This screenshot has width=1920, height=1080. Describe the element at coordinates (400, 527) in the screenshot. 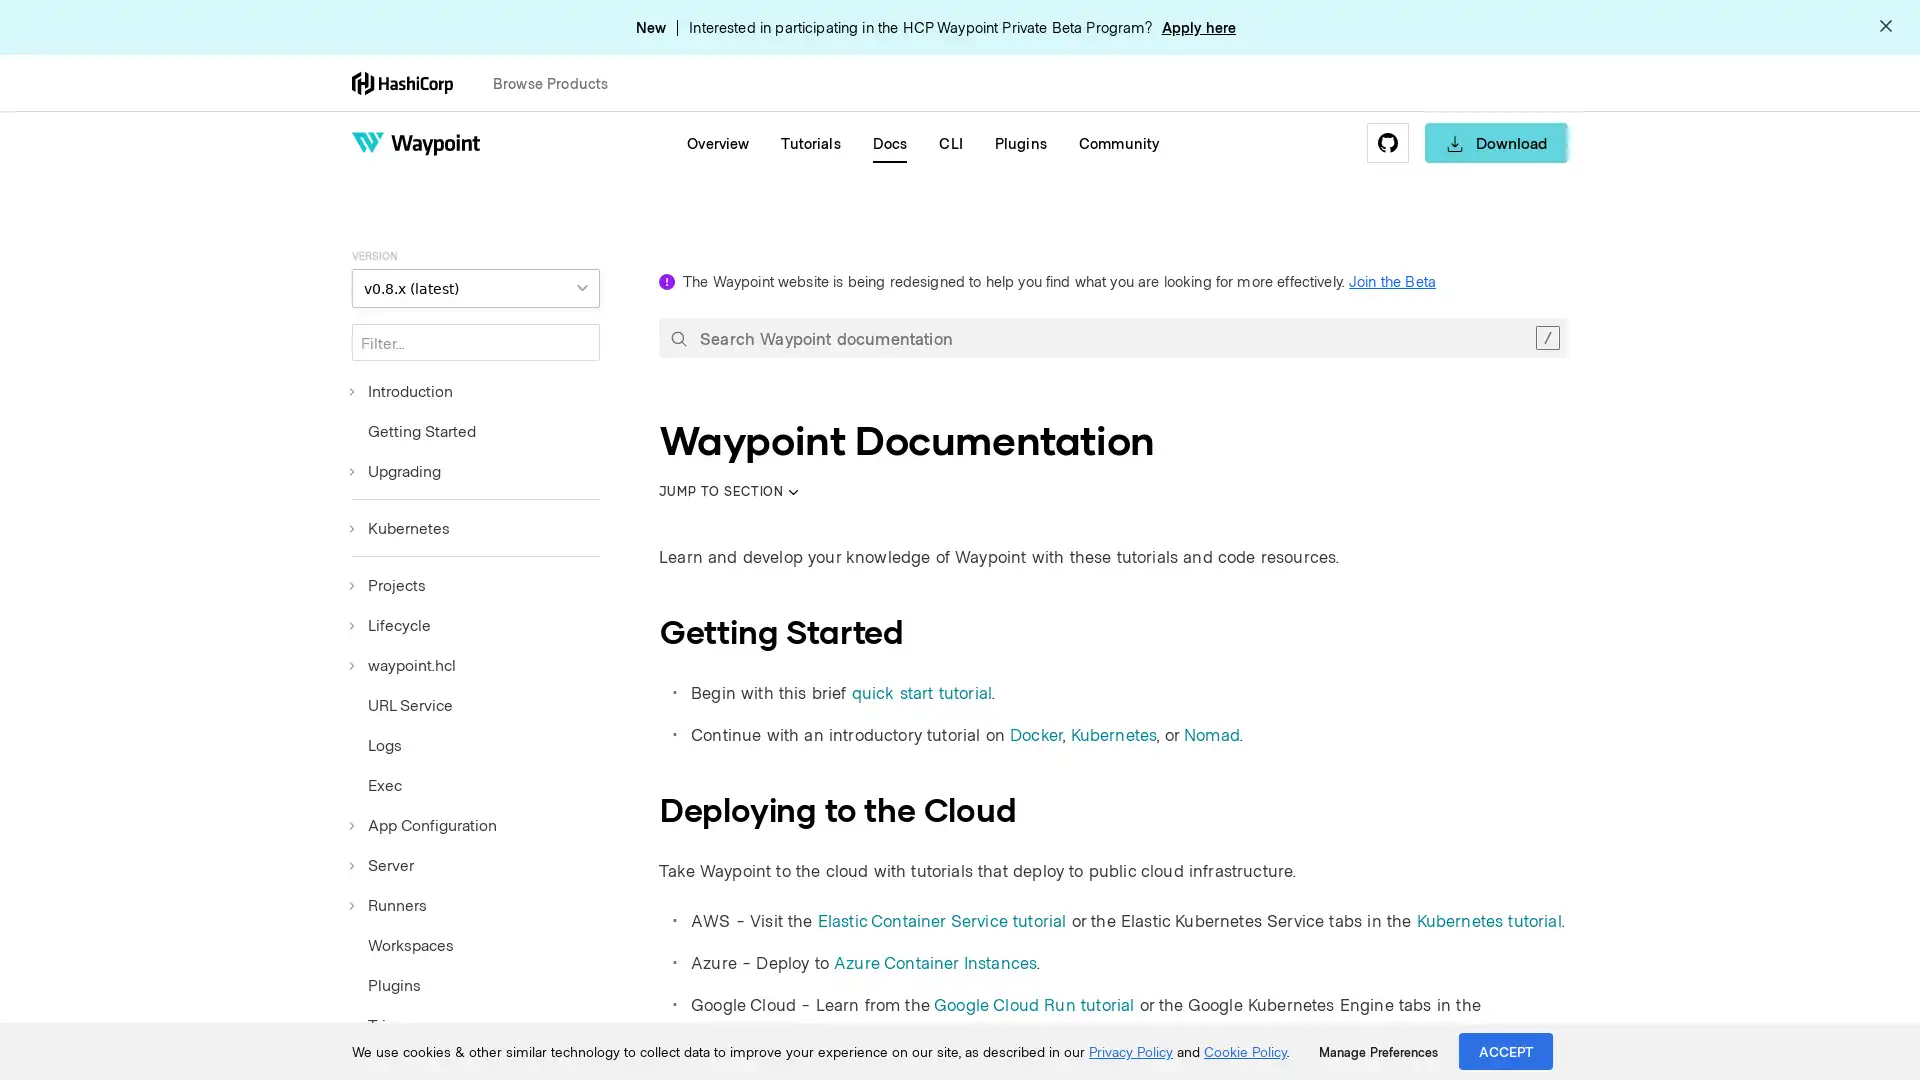

I see `Kubernetes` at that location.